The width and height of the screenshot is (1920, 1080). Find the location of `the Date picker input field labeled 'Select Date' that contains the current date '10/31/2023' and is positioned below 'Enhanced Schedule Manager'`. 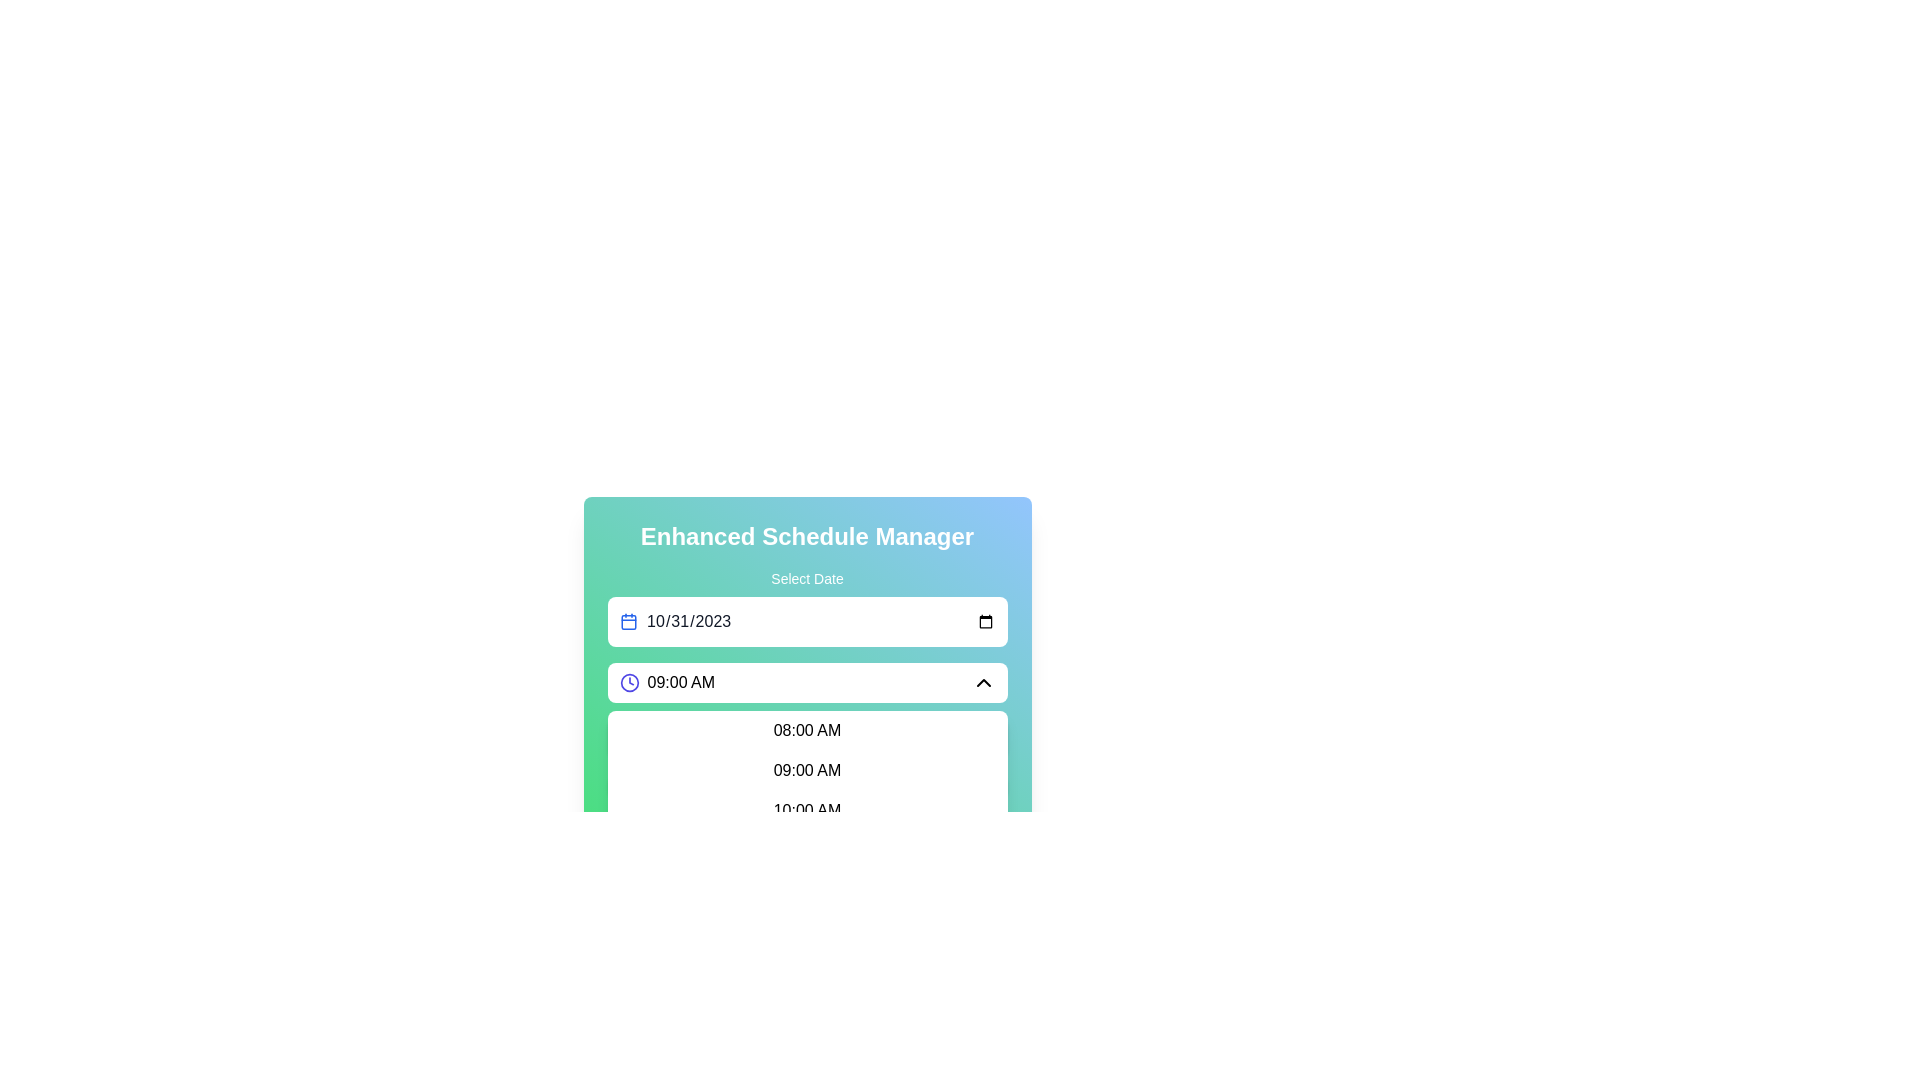

the Date picker input field labeled 'Select Date' that contains the current date '10/31/2023' and is positioned below 'Enhanced Schedule Manager' is located at coordinates (807, 642).